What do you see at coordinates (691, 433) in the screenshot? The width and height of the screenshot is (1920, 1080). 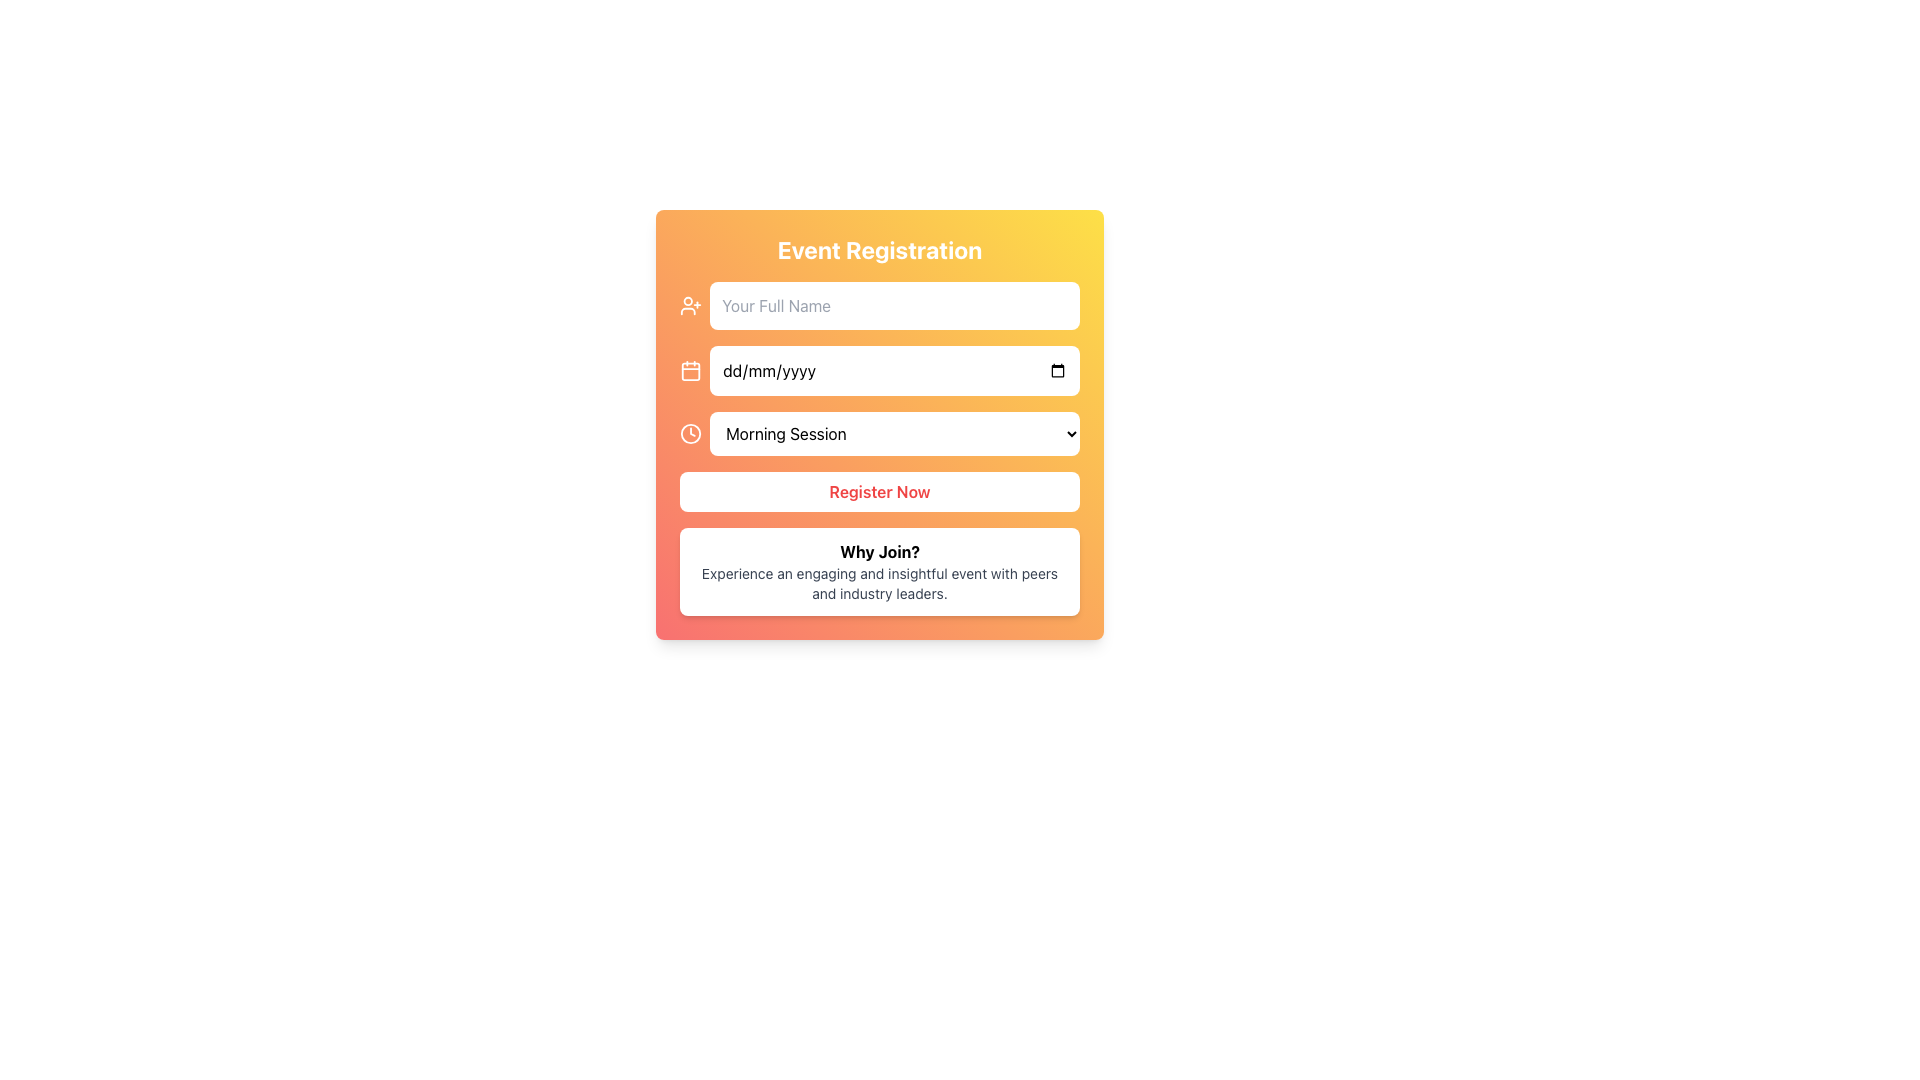 I see `the circular clock icon with a white outline and clock hands against an orange background, located to the left of the 'Morning Session' dropdown input field` at bounding box center [691, 433].